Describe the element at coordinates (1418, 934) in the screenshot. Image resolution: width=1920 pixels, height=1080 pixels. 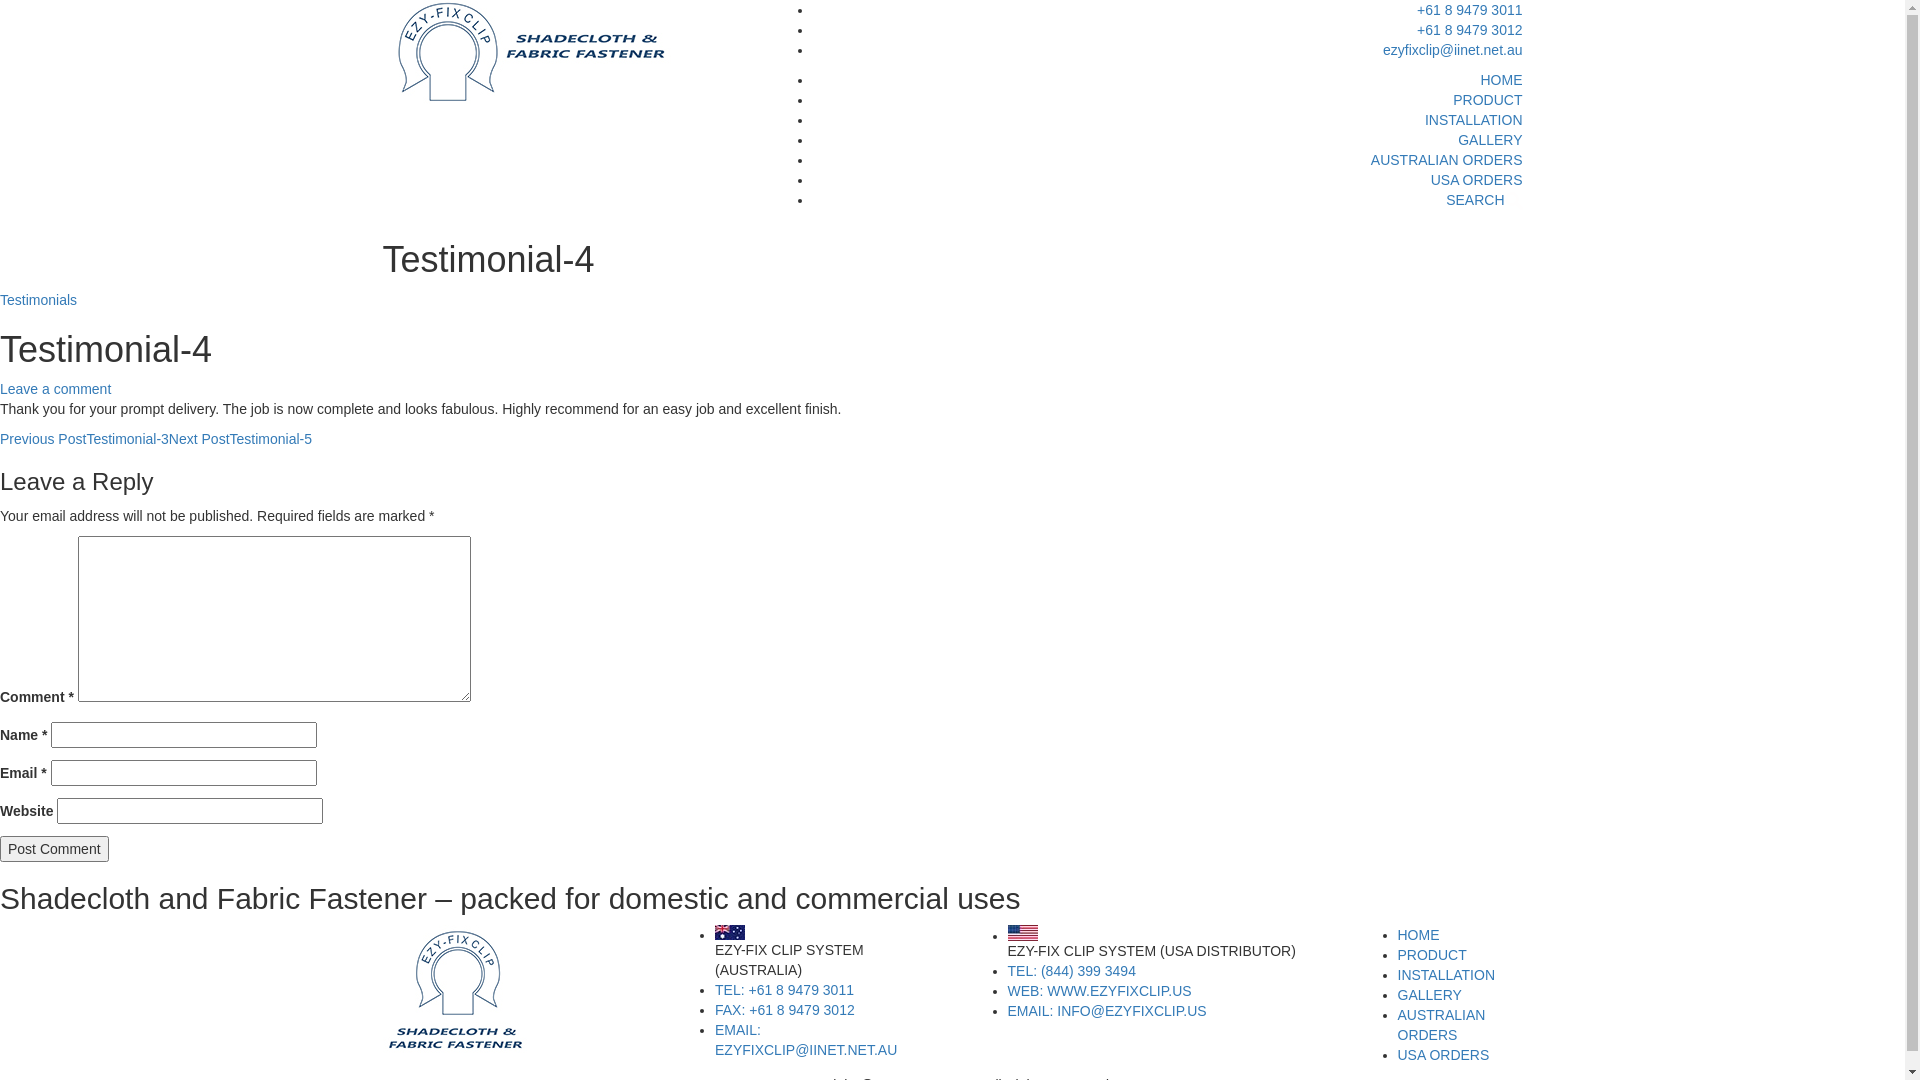
I see `'HOME'` at that location.